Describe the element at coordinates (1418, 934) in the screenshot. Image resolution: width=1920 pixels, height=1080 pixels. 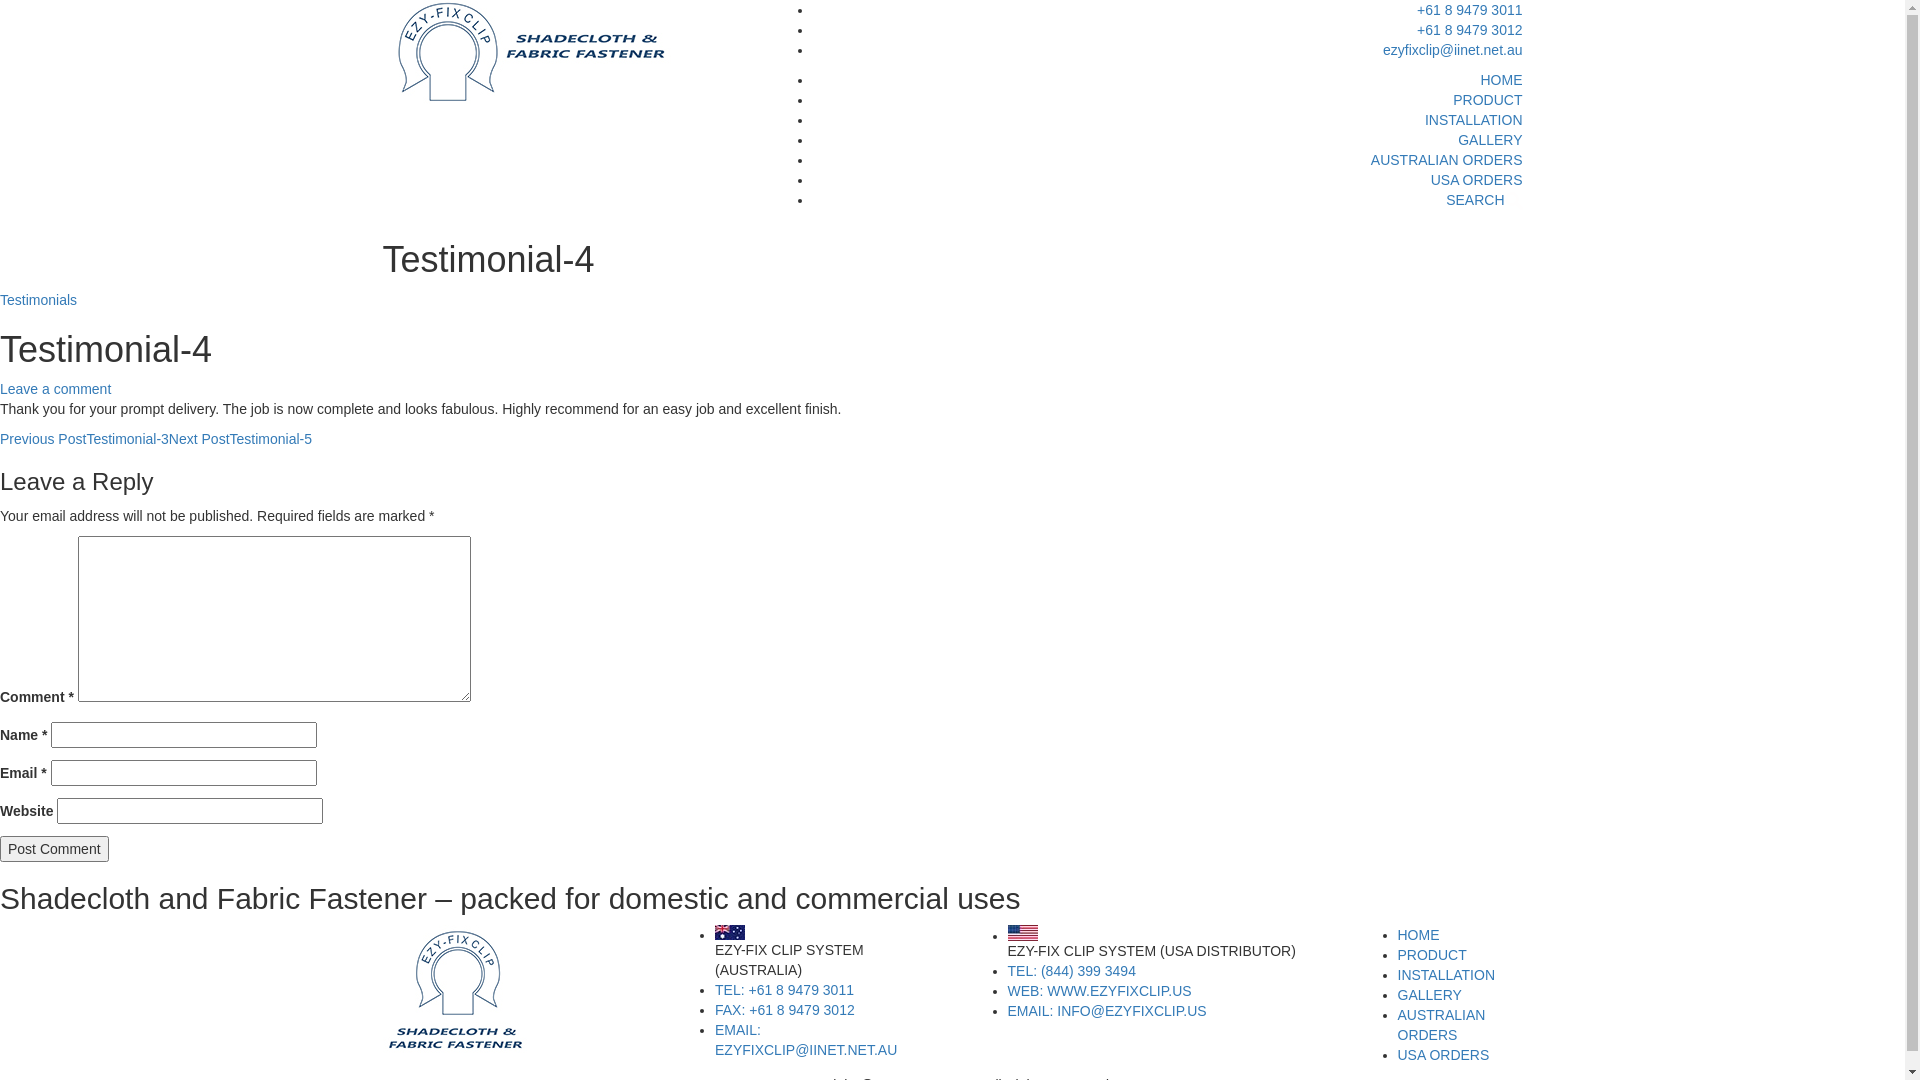
I see `'HOME'` at that location.